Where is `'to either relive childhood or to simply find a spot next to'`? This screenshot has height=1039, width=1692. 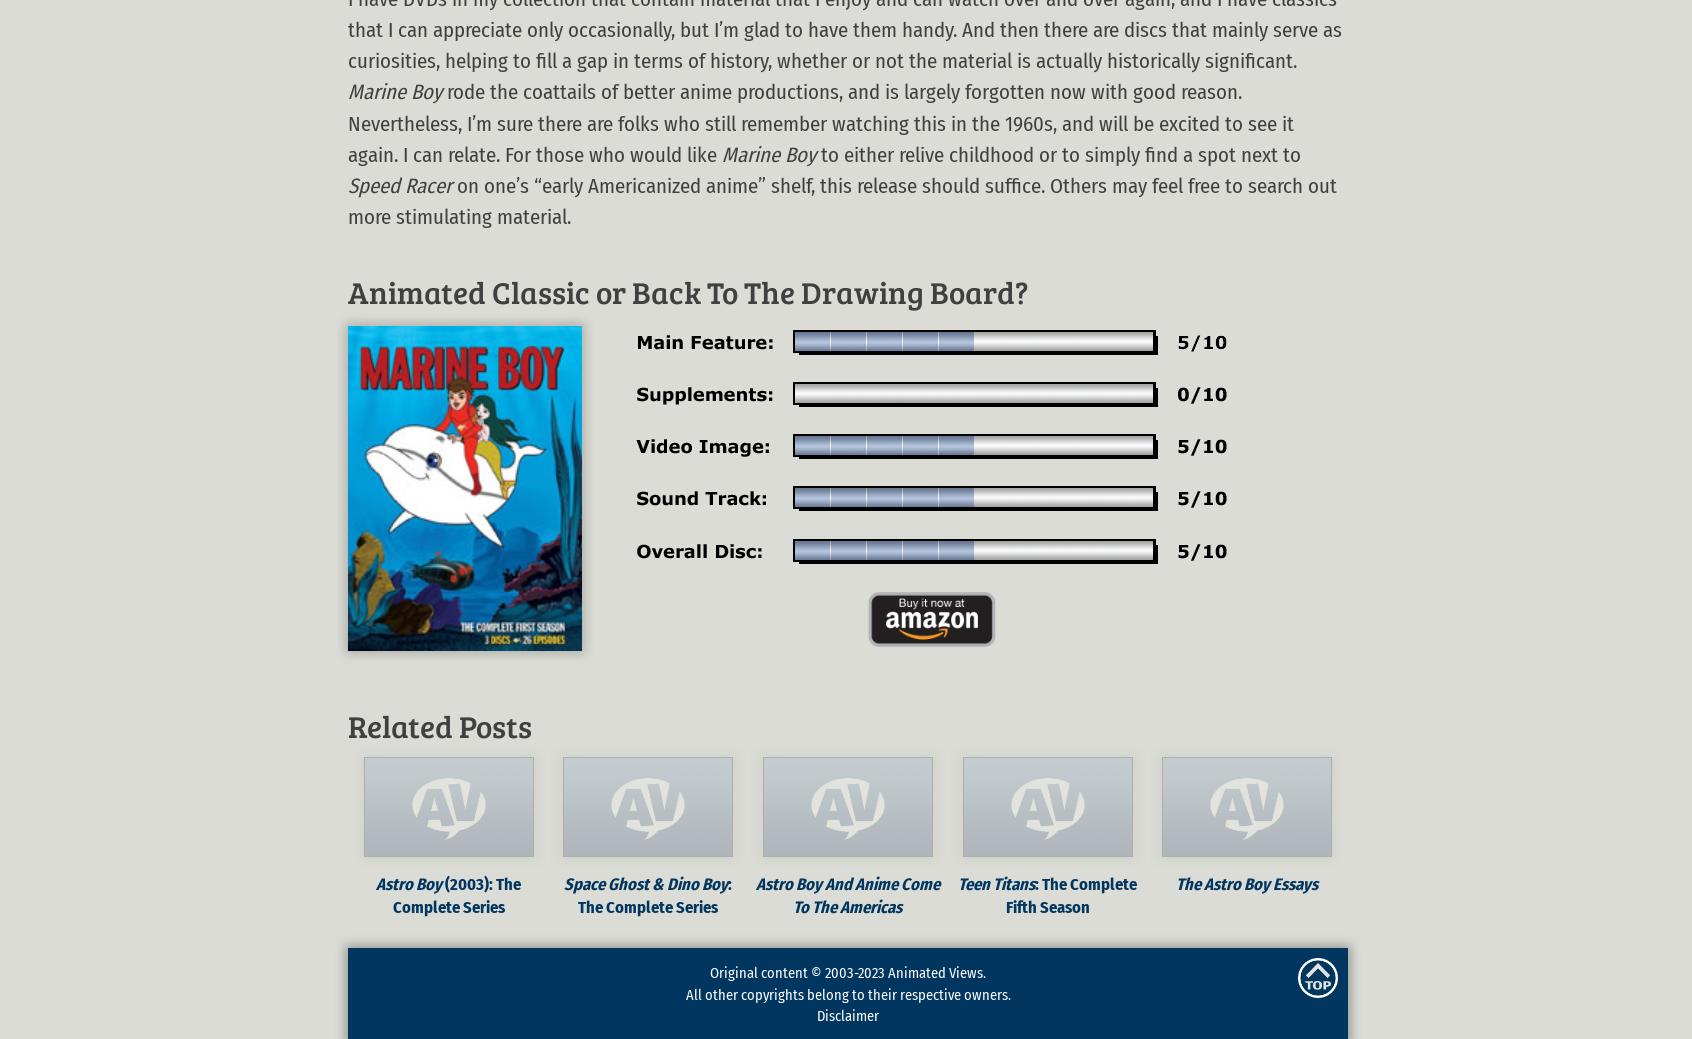
'to either relive childhood or to simply find a spot next to' is located at coordinates (1058, 153).